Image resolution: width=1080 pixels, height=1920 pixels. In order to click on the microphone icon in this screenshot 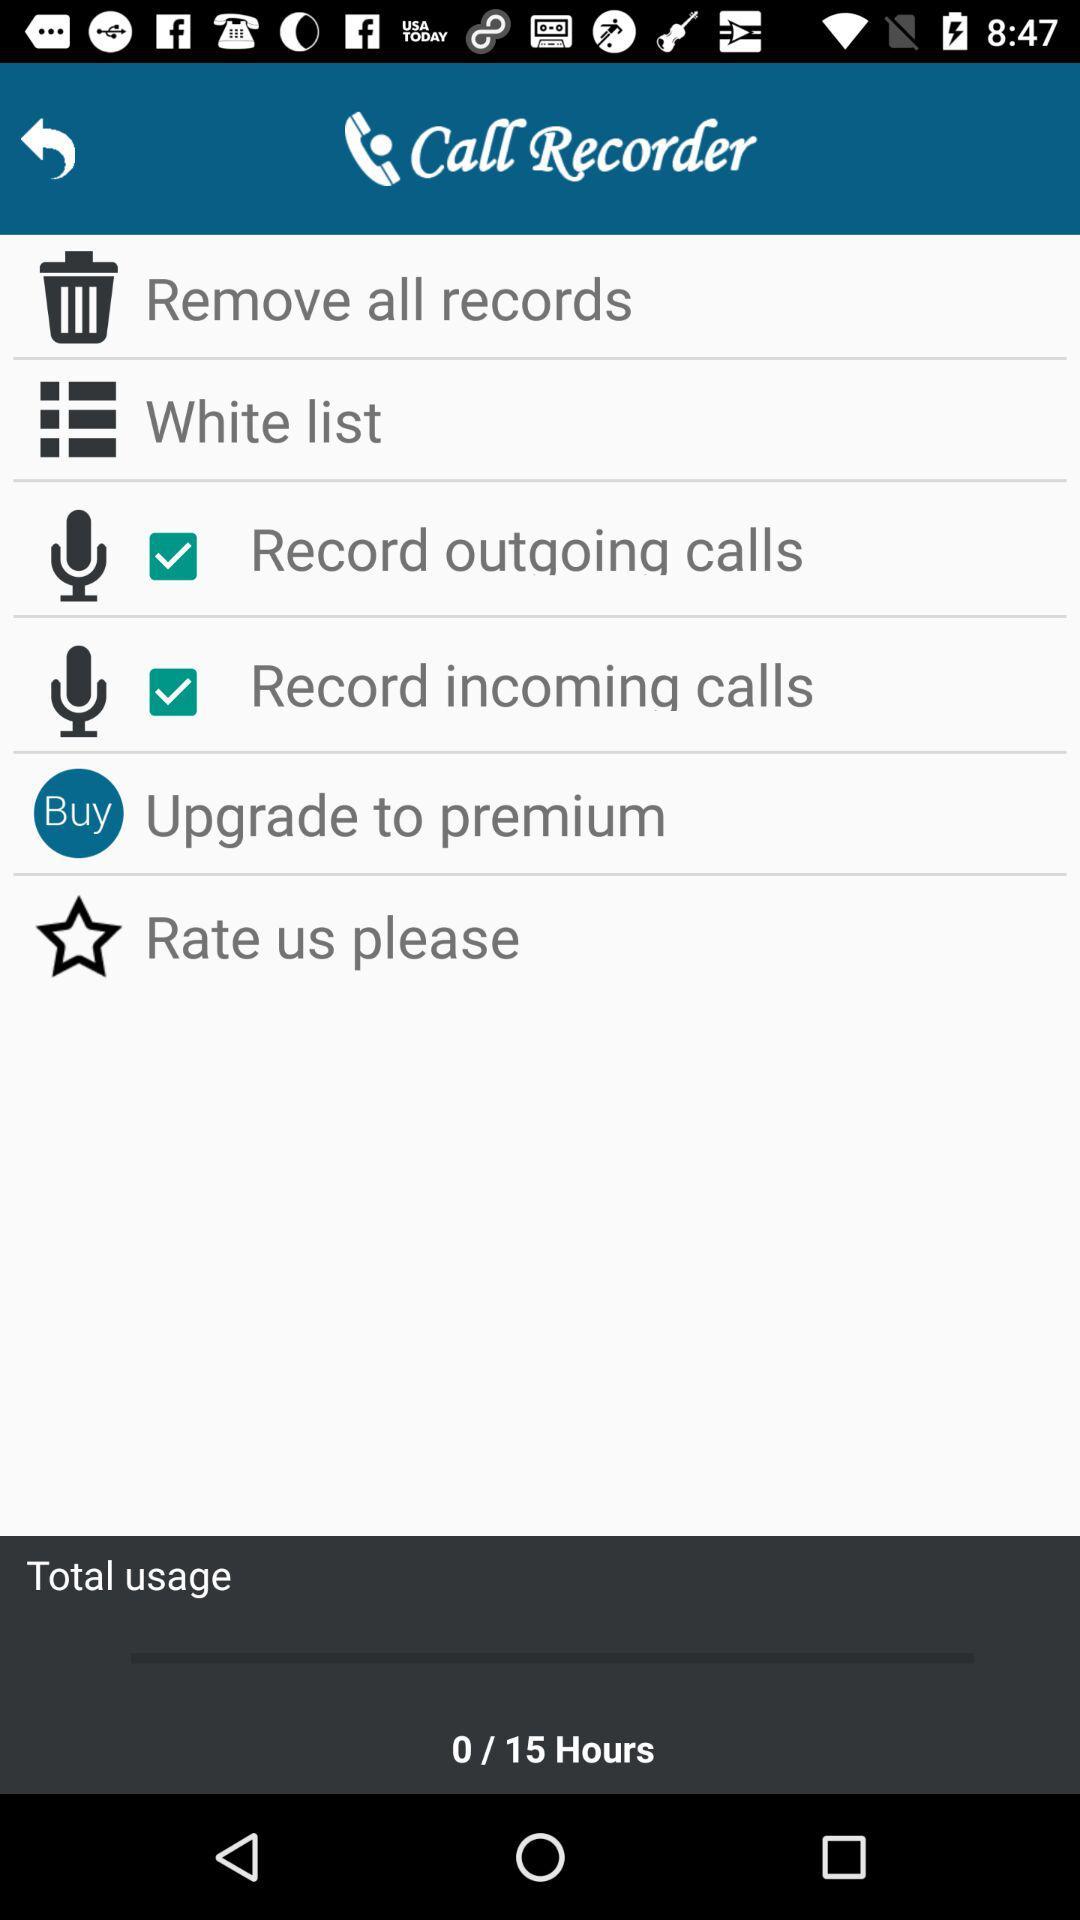, I will do `click(77, 555)`.